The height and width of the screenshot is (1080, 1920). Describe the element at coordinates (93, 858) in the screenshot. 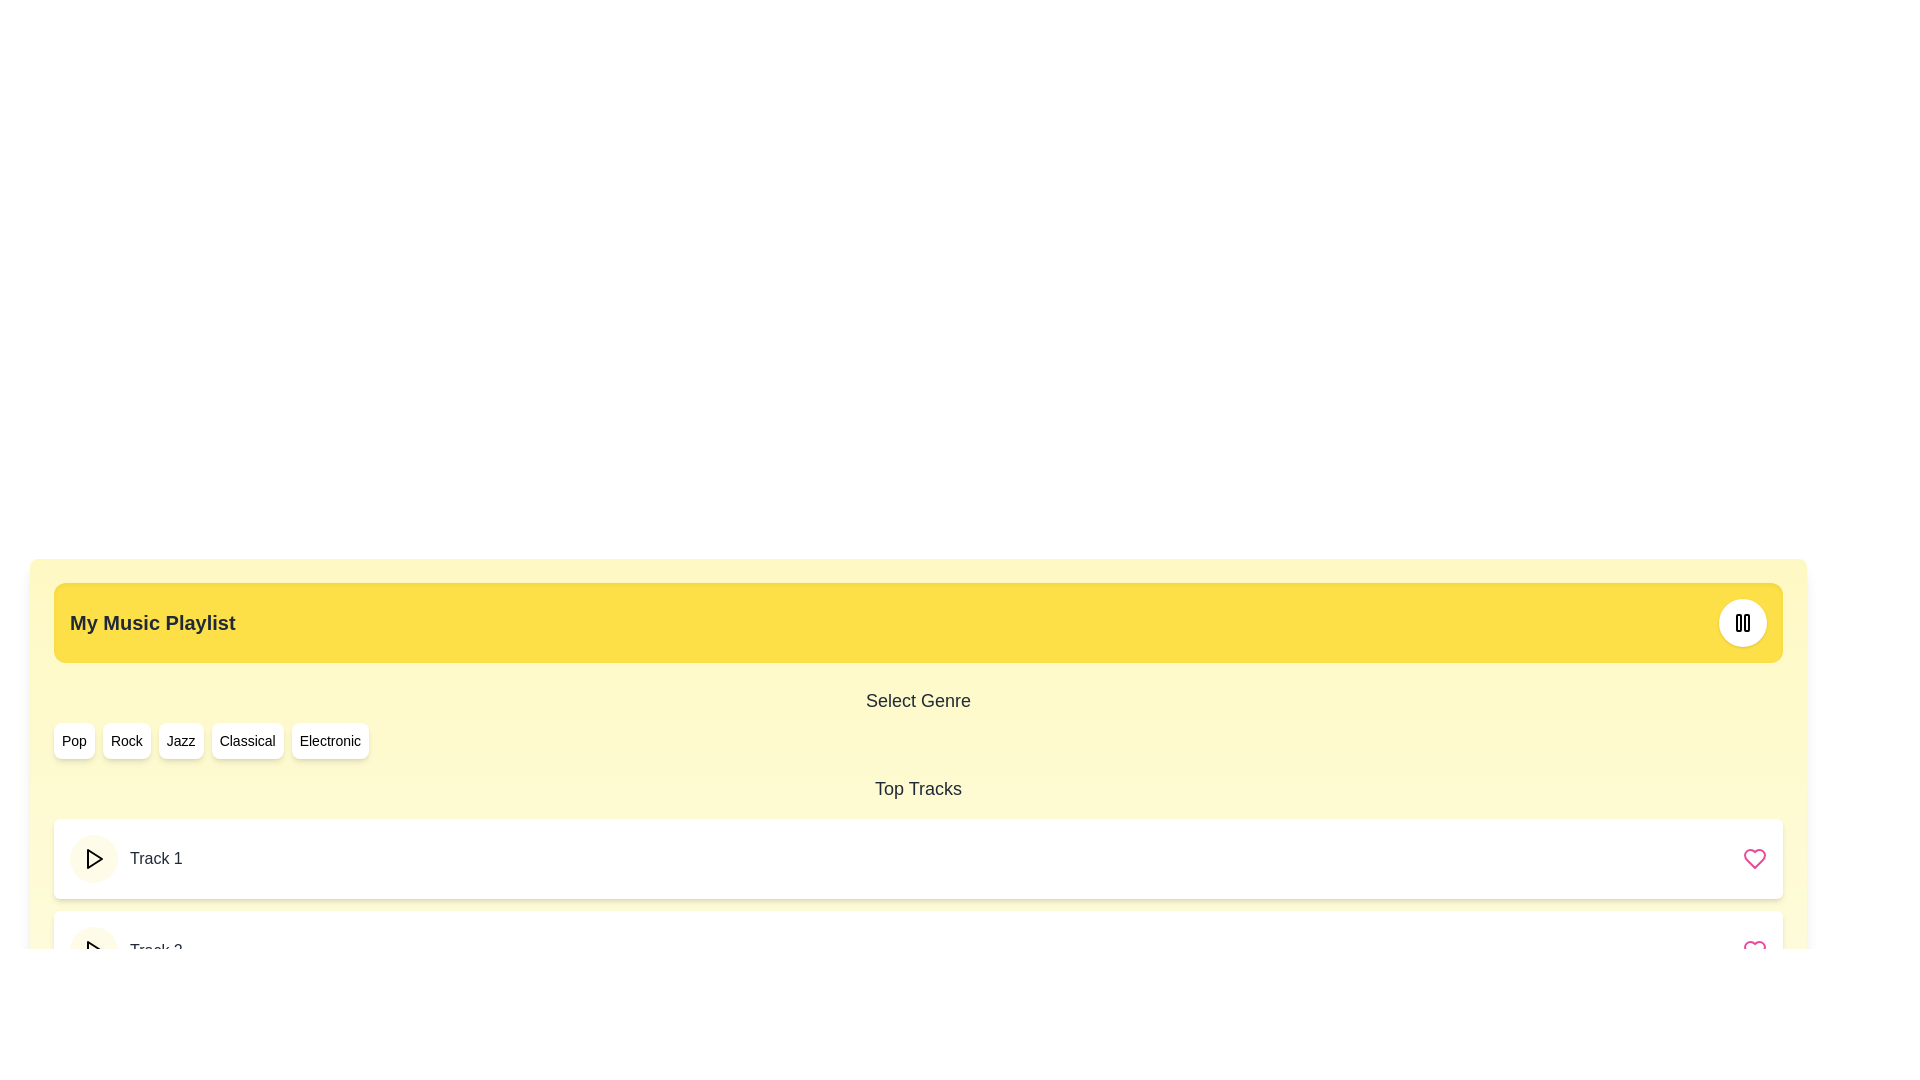

I see `the triangular play icon button, which is centered within a circular yellow background, located at the left edge of the row labeled 'Track 1'` at that location.